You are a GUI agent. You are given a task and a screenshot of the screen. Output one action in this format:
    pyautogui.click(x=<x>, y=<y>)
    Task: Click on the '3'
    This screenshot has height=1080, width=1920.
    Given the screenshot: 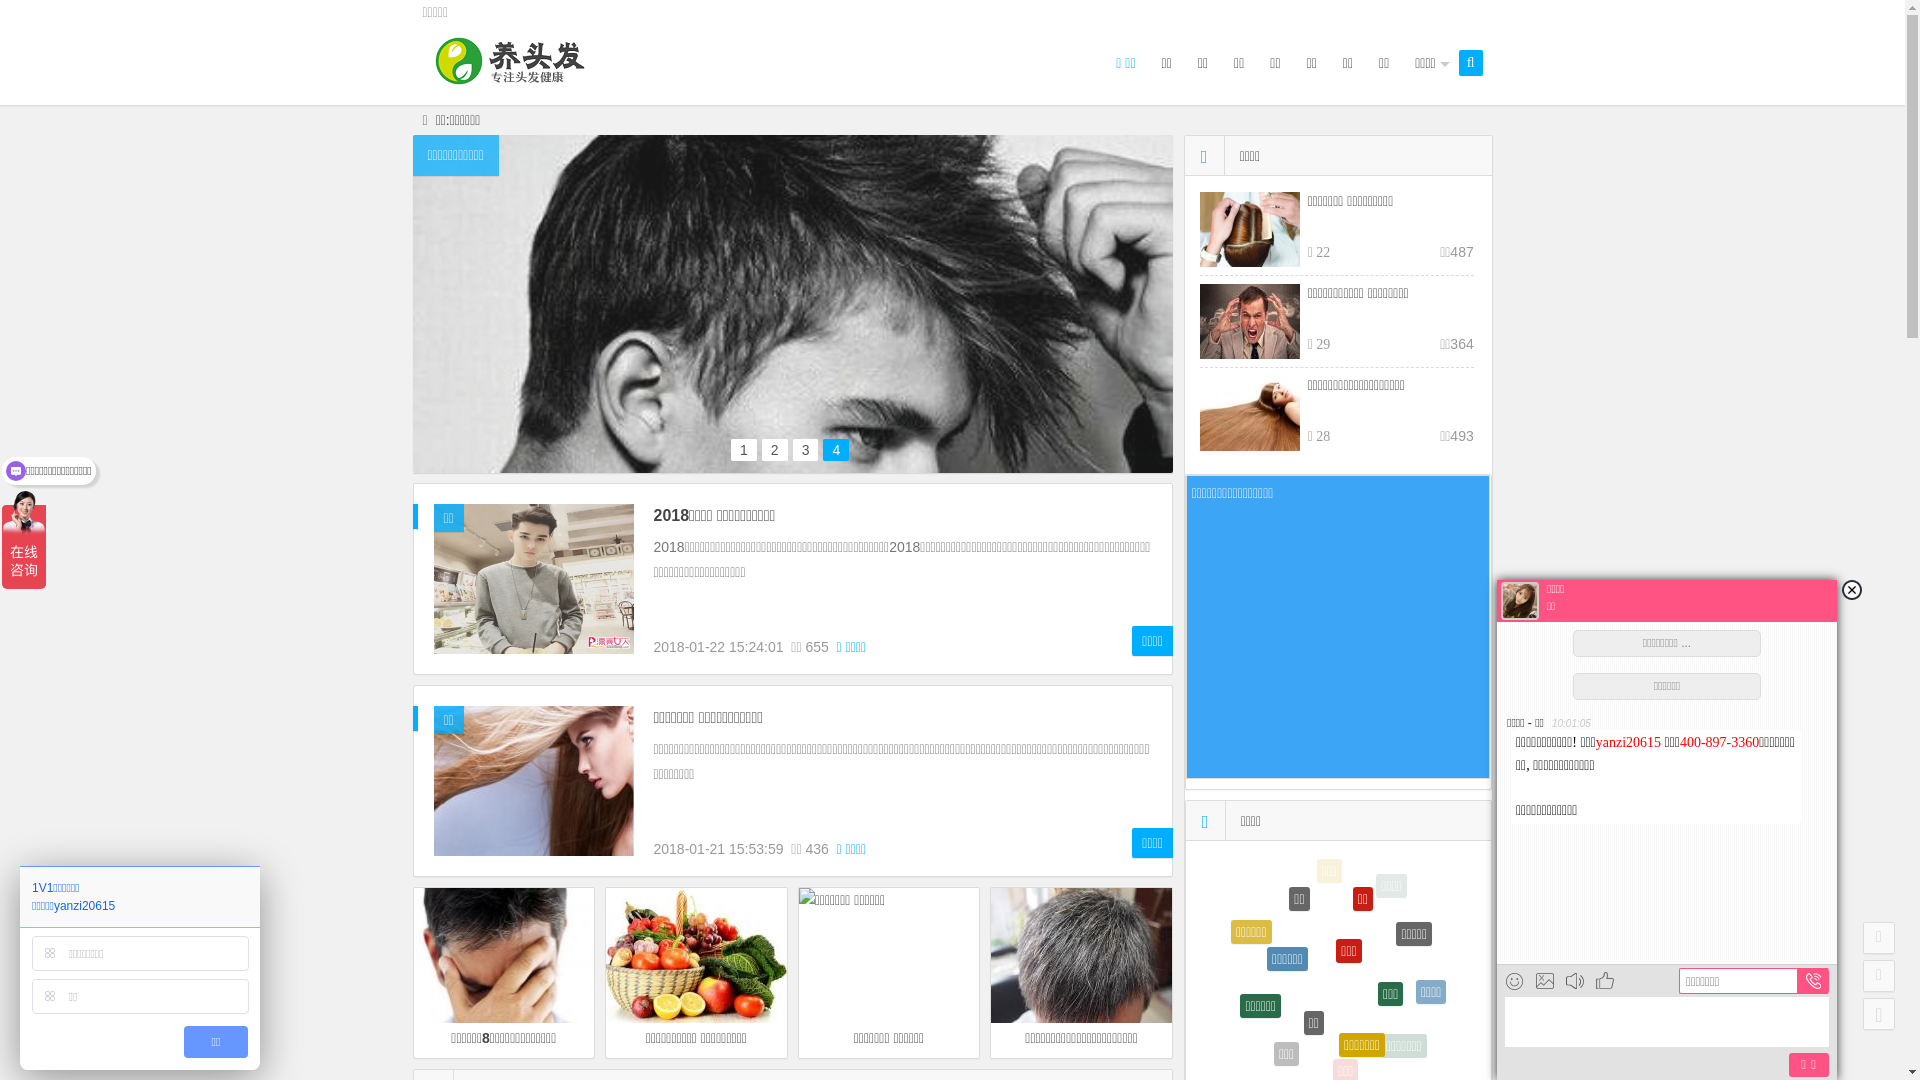 What is the action you would take?
    pyautogui.click(x=806, y=447)
    